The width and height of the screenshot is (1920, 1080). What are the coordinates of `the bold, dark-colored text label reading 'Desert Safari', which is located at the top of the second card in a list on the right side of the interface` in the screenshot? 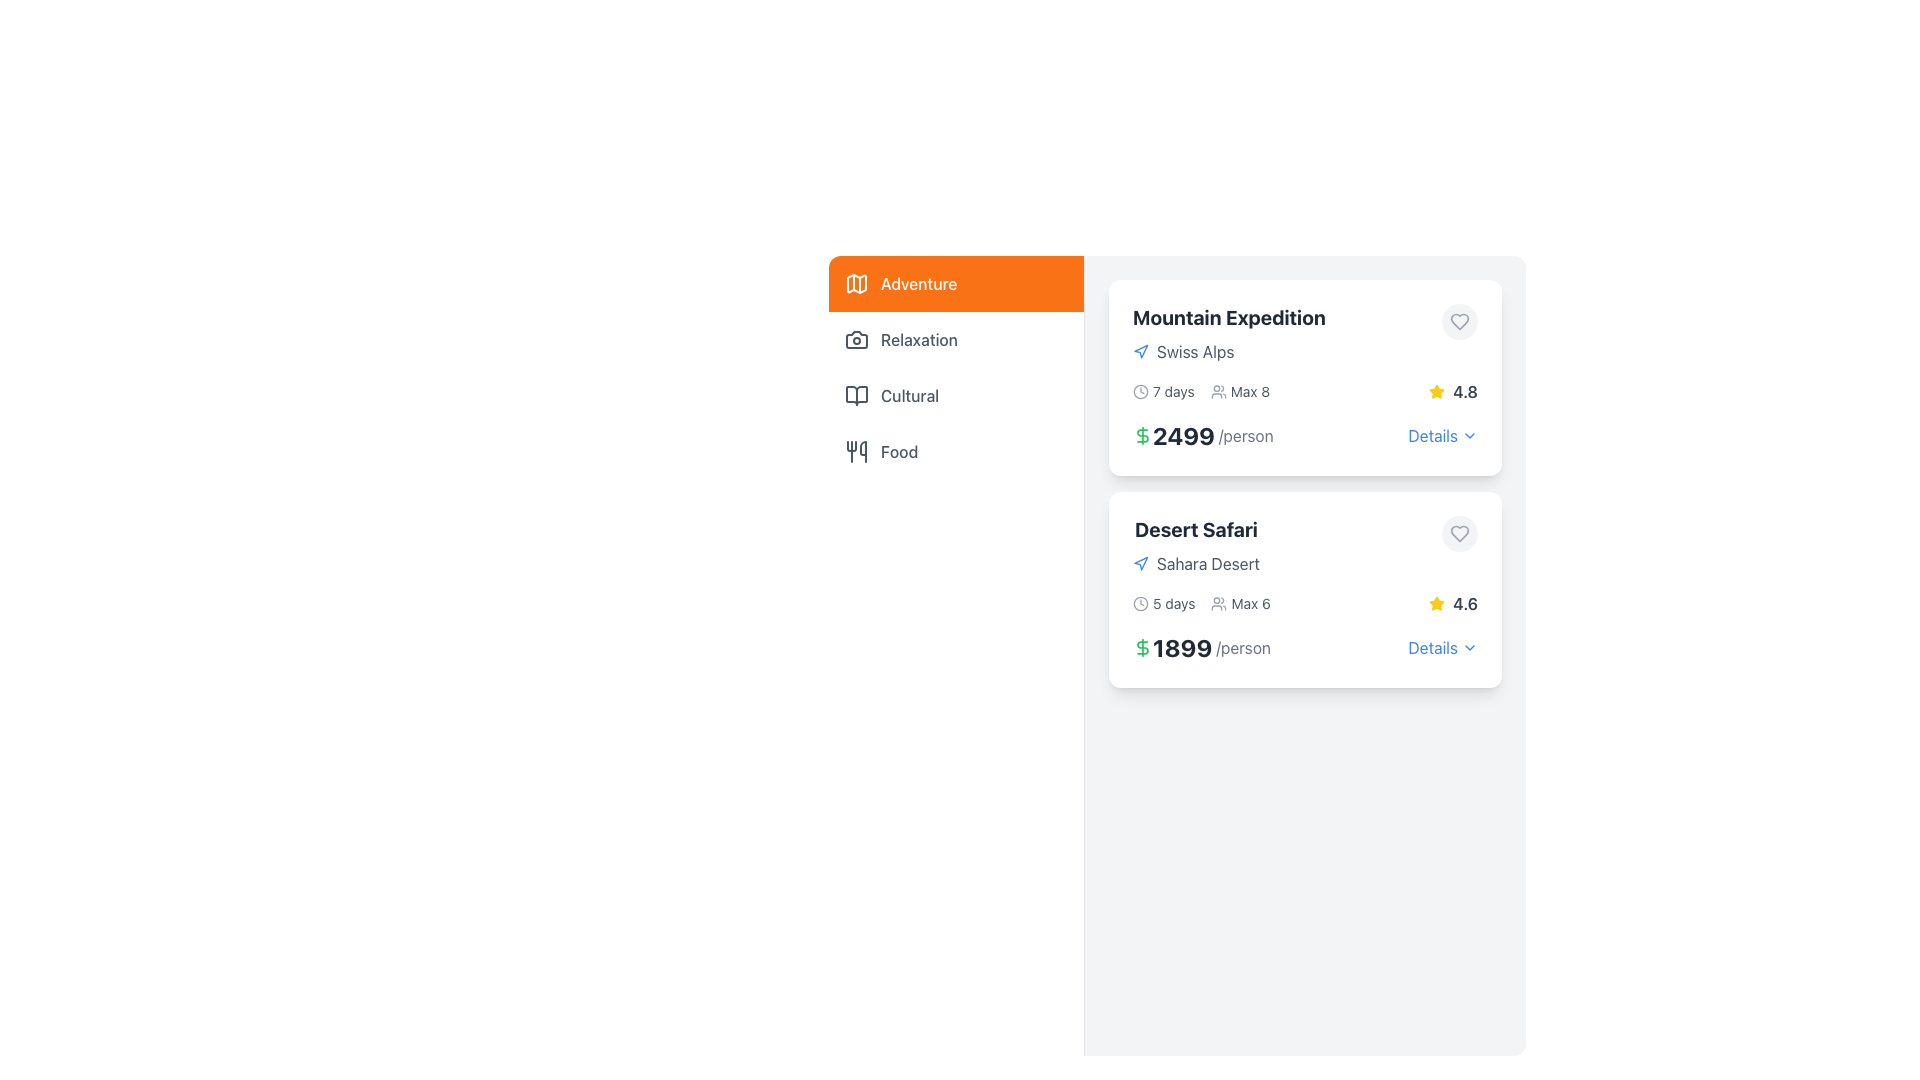 It's located at (1196, 528).